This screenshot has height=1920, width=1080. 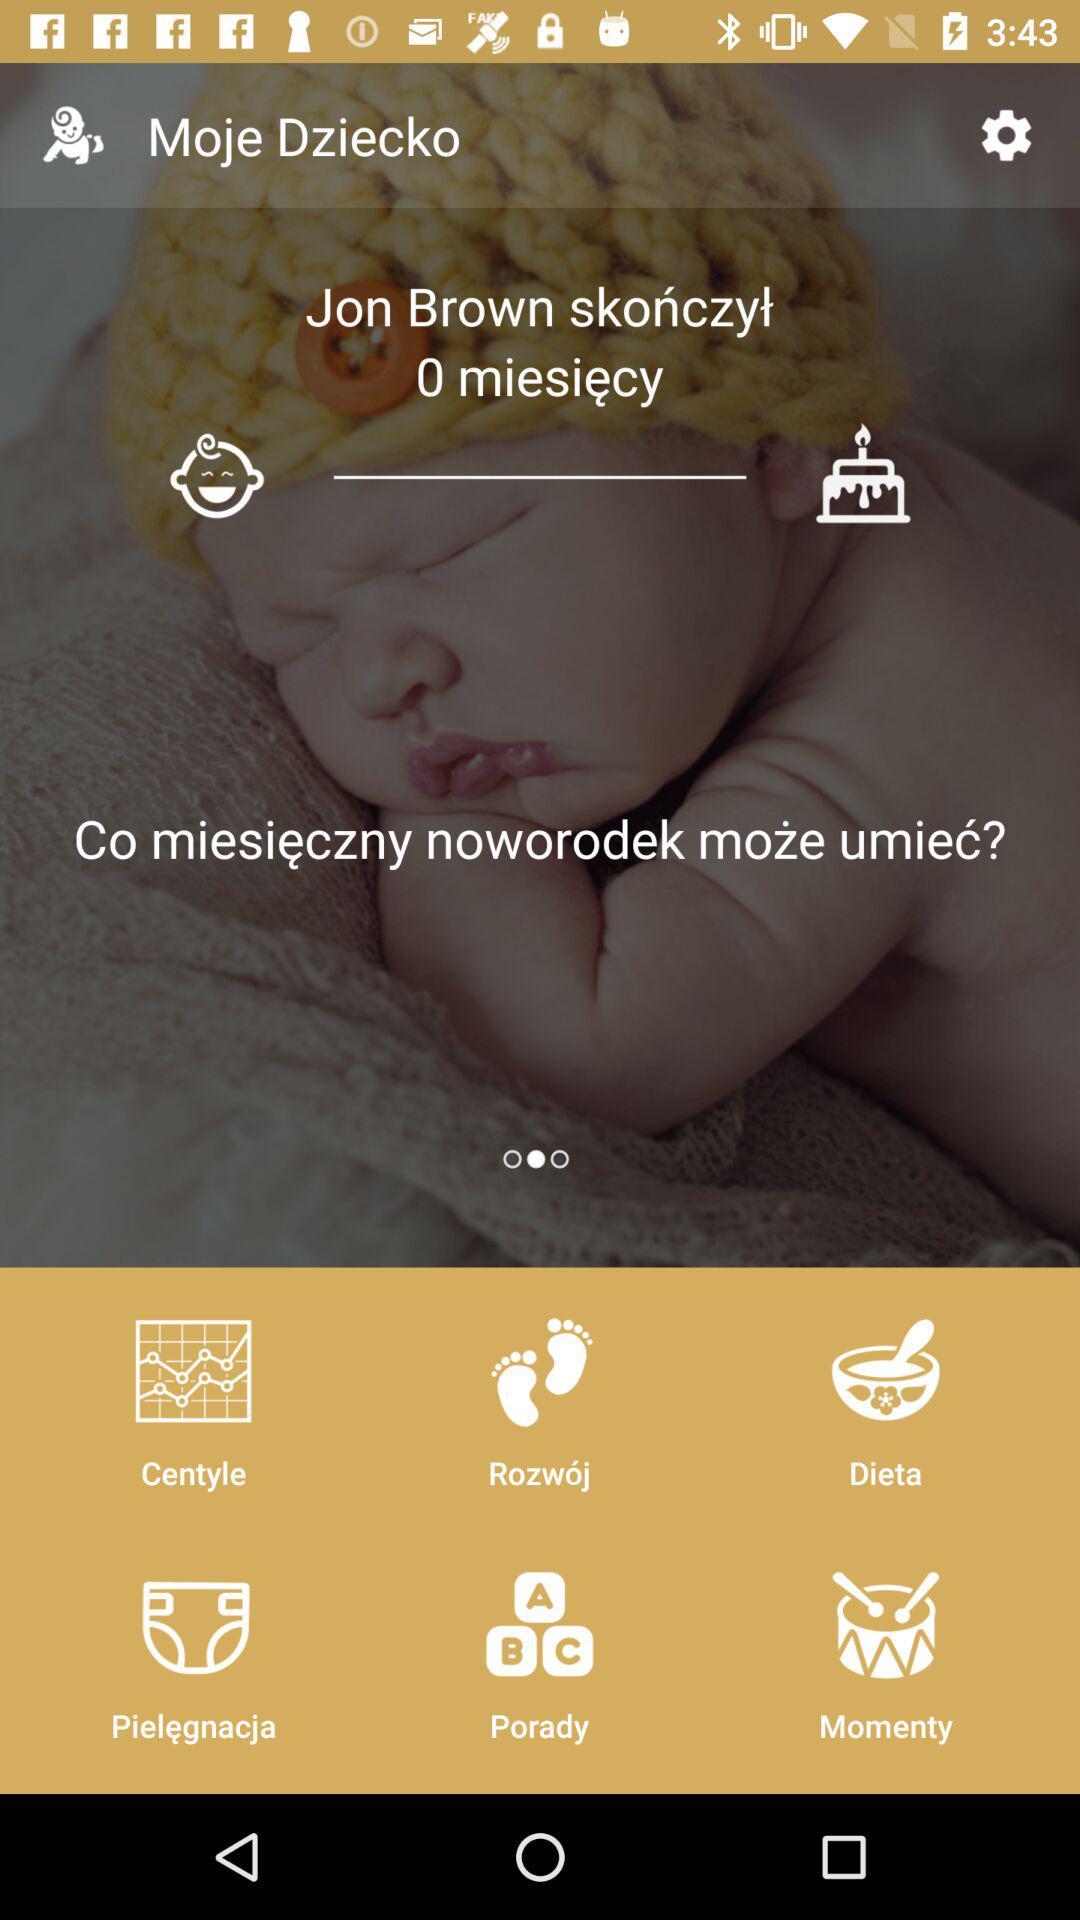 What do you see at coordinates (1006, 134) in the screenshot?
I see `the settings icon` at bounding box center [1006, 134].